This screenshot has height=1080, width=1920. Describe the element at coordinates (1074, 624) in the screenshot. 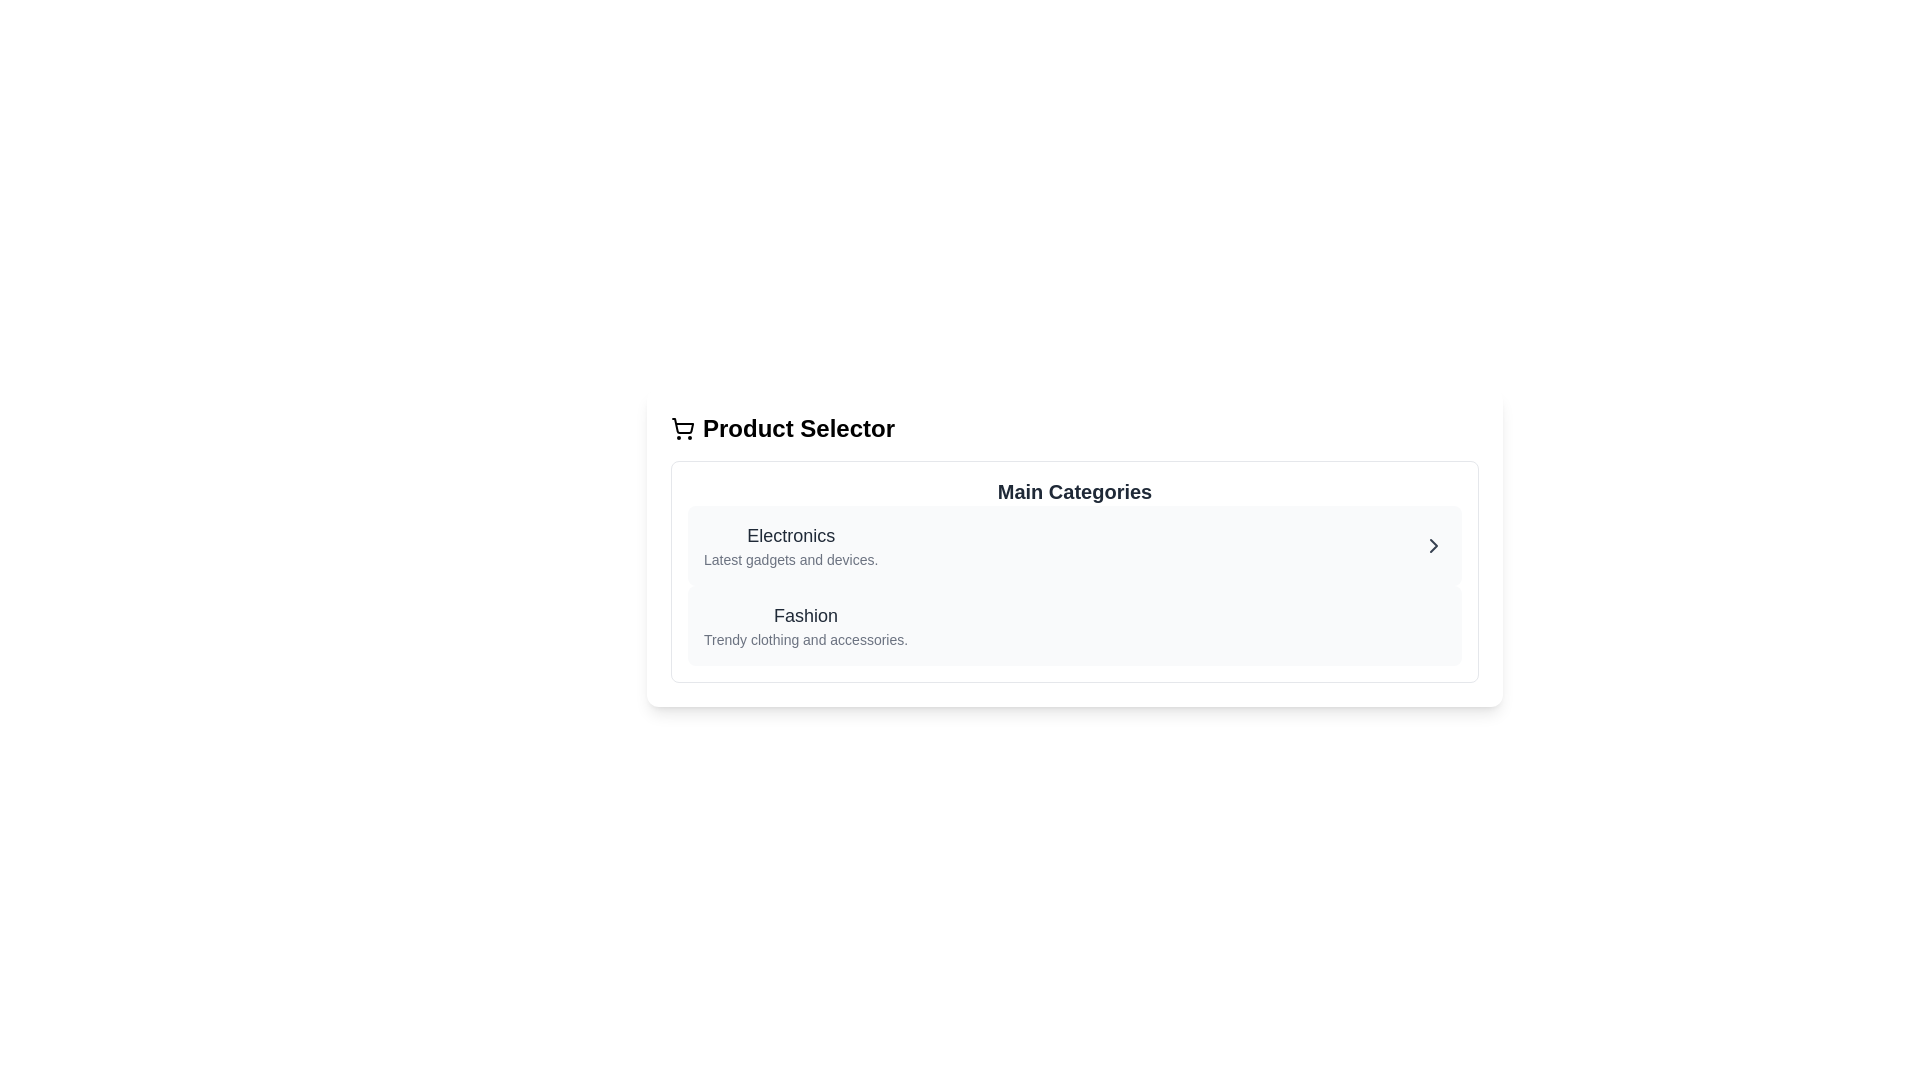

I see `the 'Fashion' category selector button located below the 'Electronics' item in the 'Main Categories' section` at that location.